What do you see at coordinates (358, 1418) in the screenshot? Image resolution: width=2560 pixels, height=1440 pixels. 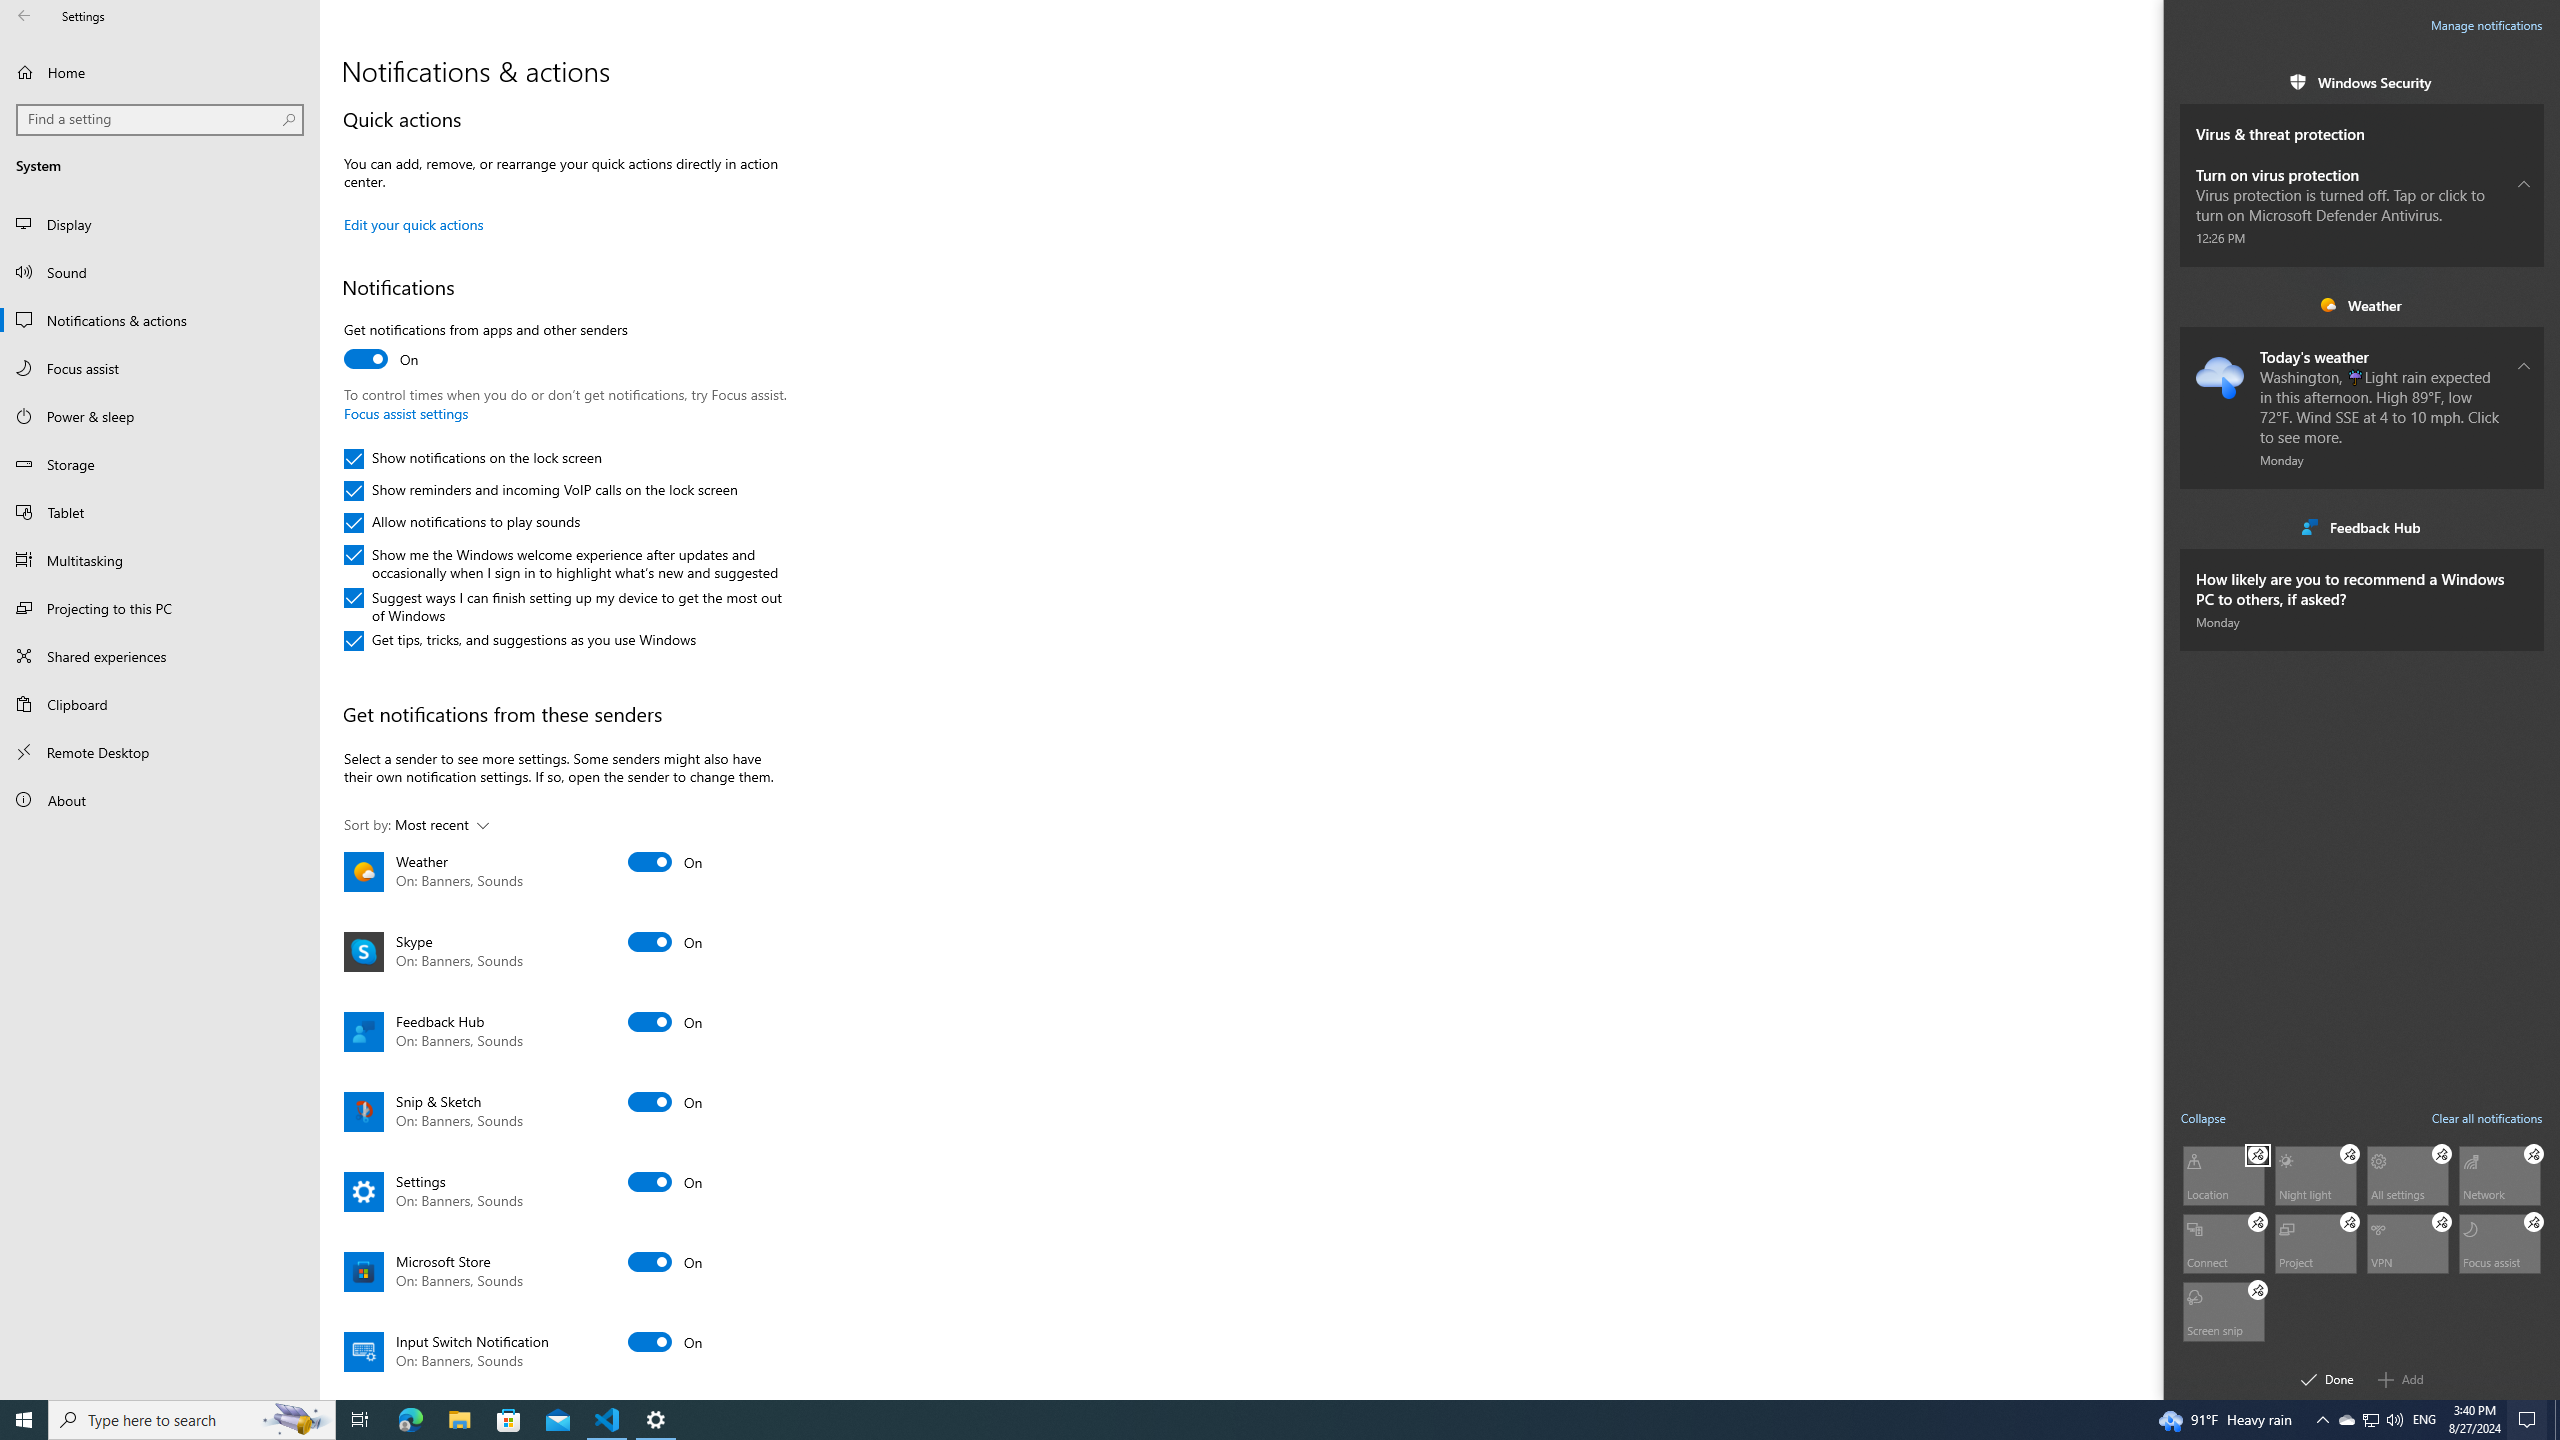 I see `'Task View'` at bounding box center [358, 1418].